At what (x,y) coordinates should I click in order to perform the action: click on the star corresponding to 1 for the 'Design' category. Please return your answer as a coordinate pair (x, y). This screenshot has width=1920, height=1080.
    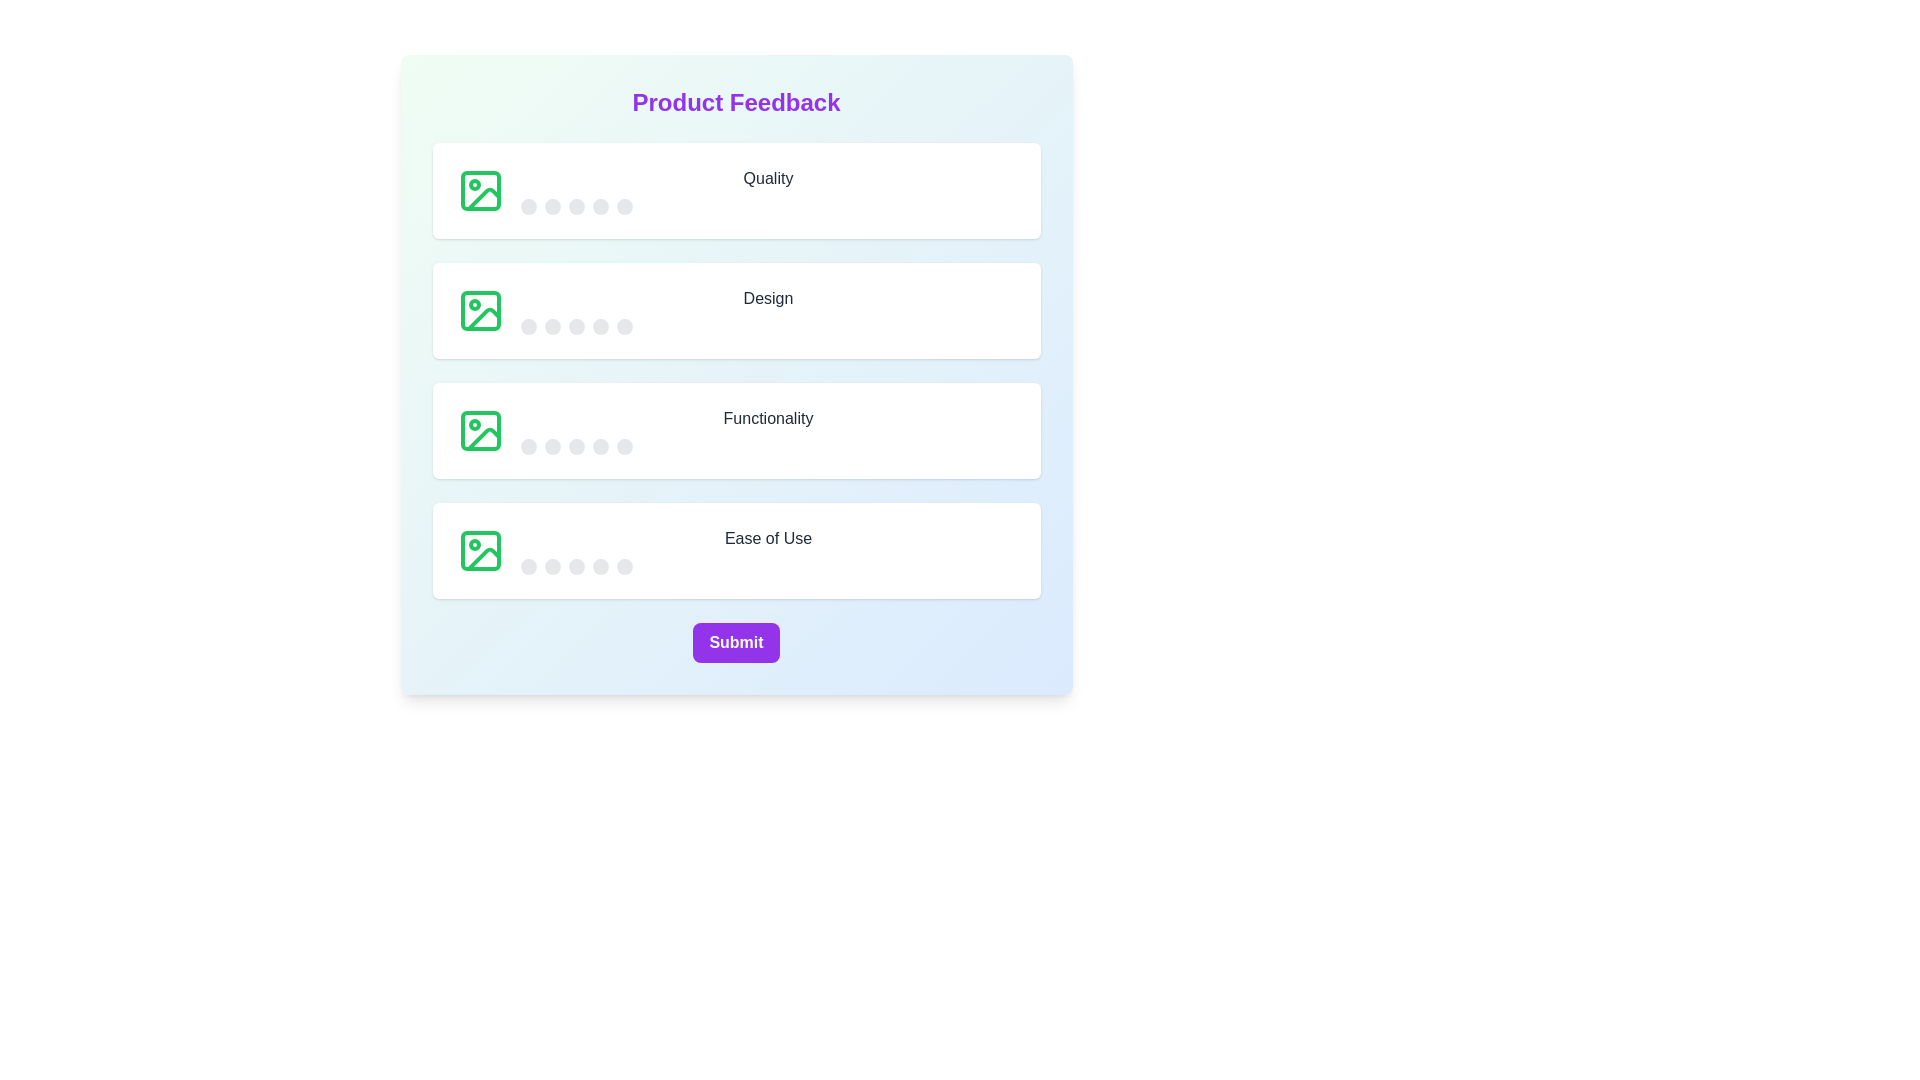
    Looking at the image, I should click on (528, 326).